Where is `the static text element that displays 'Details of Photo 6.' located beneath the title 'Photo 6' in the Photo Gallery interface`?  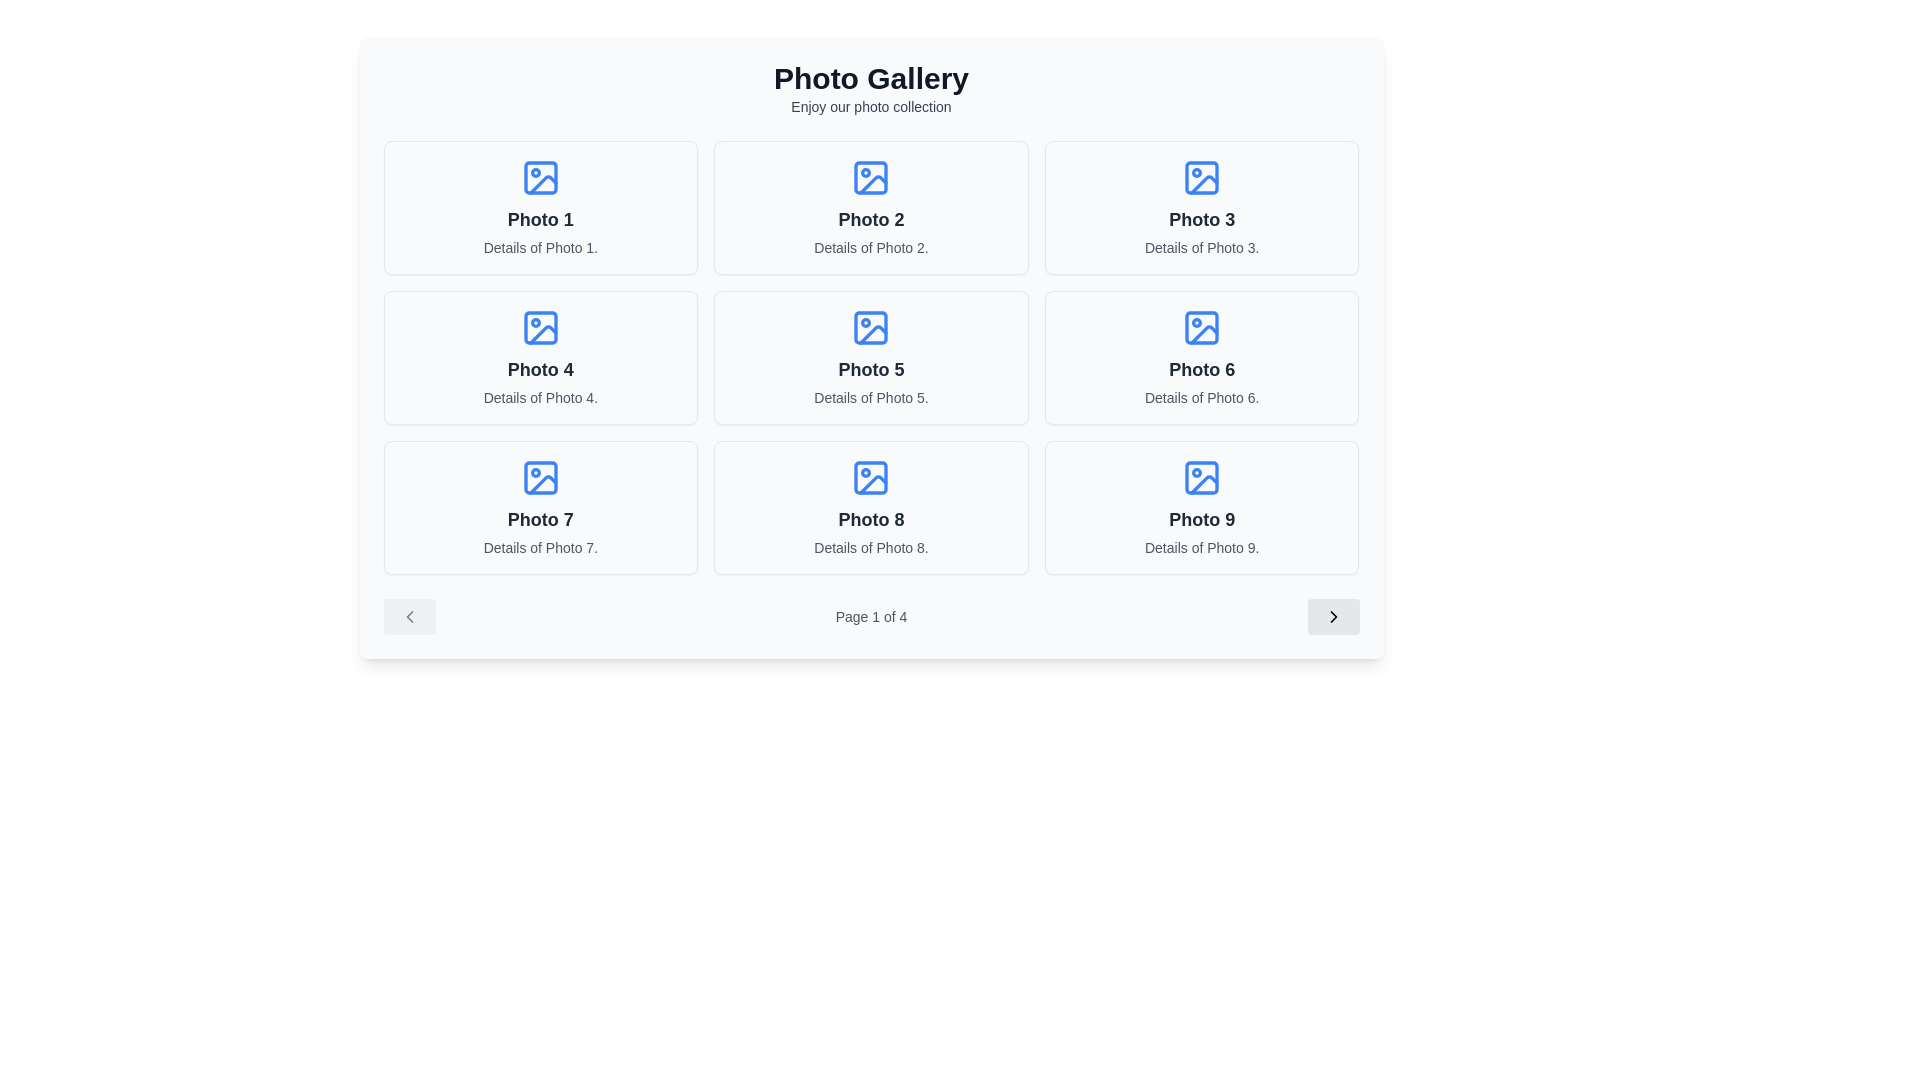 the static text element that displays 'Details of Photo 6.' located beneath the title 'Photo 6' in the Photo Gallery interface is located at coordinates (1201, 397).